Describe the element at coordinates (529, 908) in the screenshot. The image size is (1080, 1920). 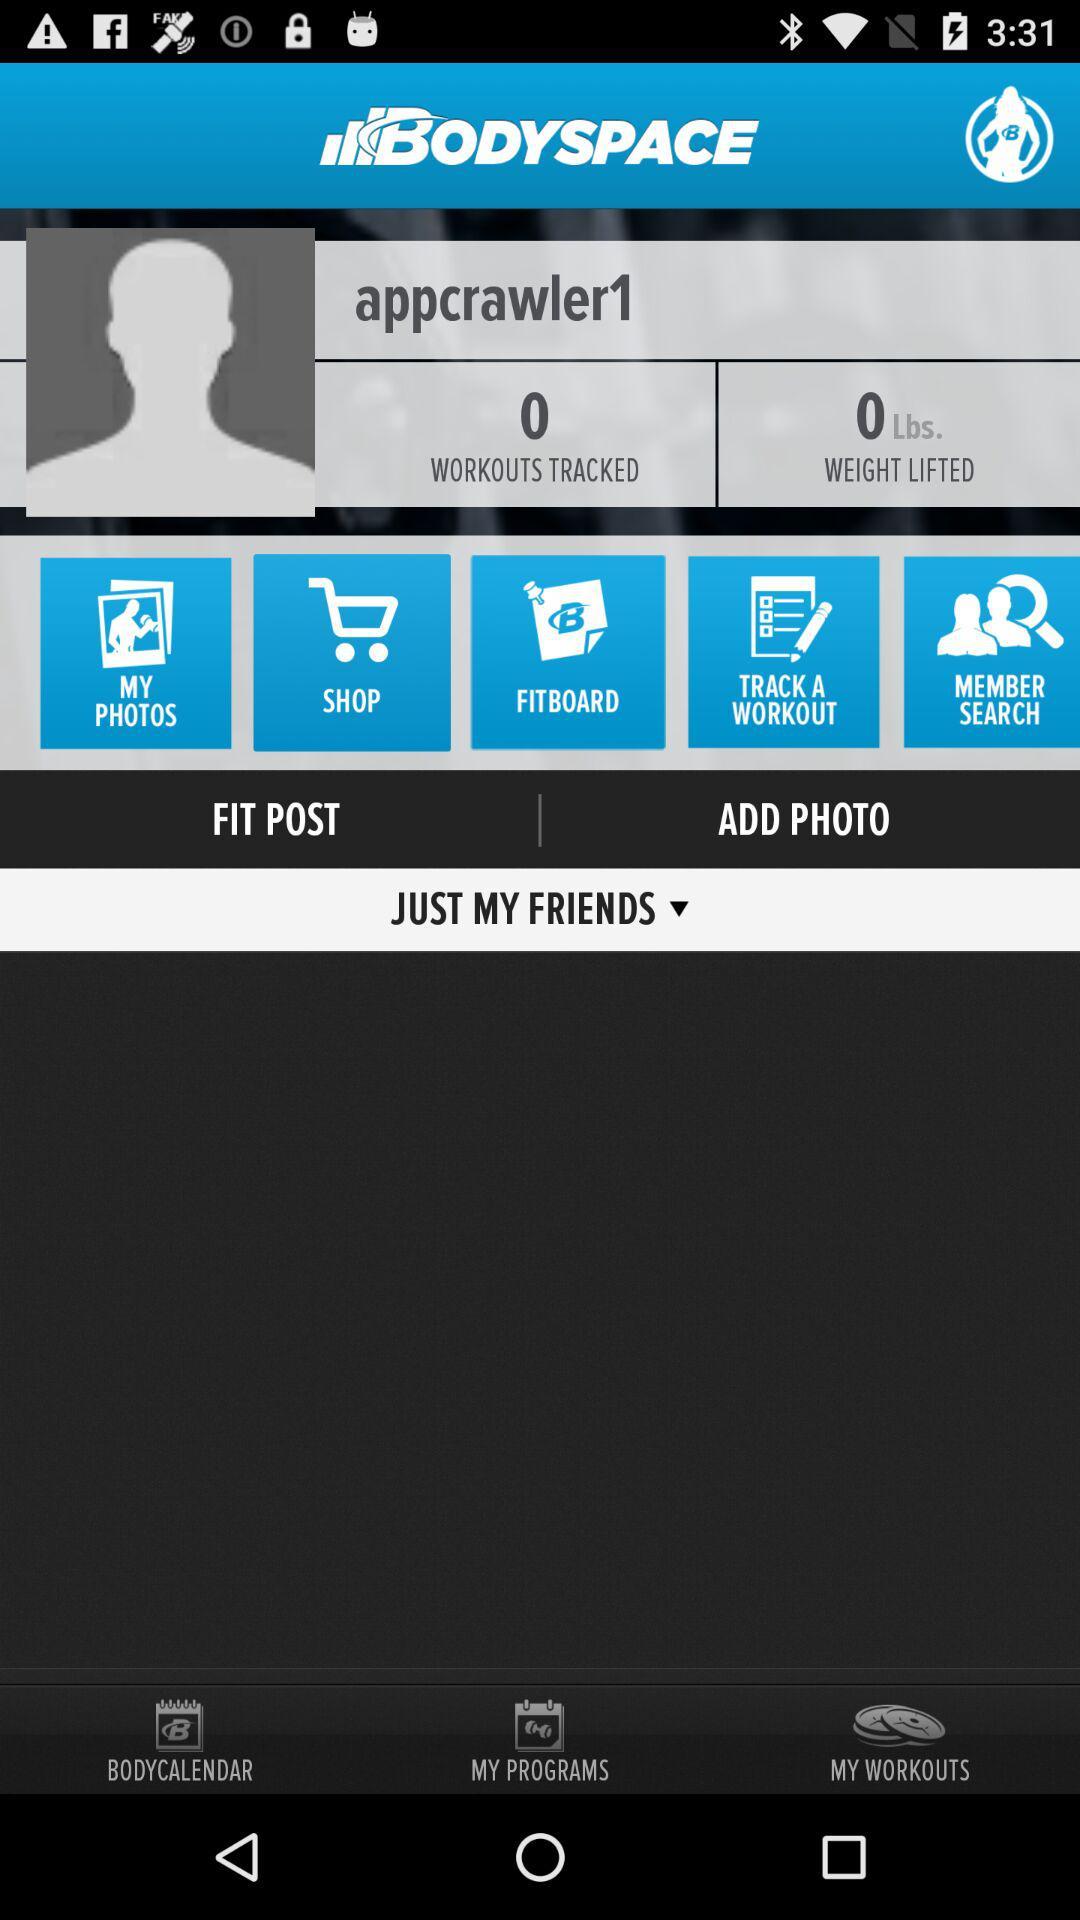
I see `item below the fit post item` at that location.